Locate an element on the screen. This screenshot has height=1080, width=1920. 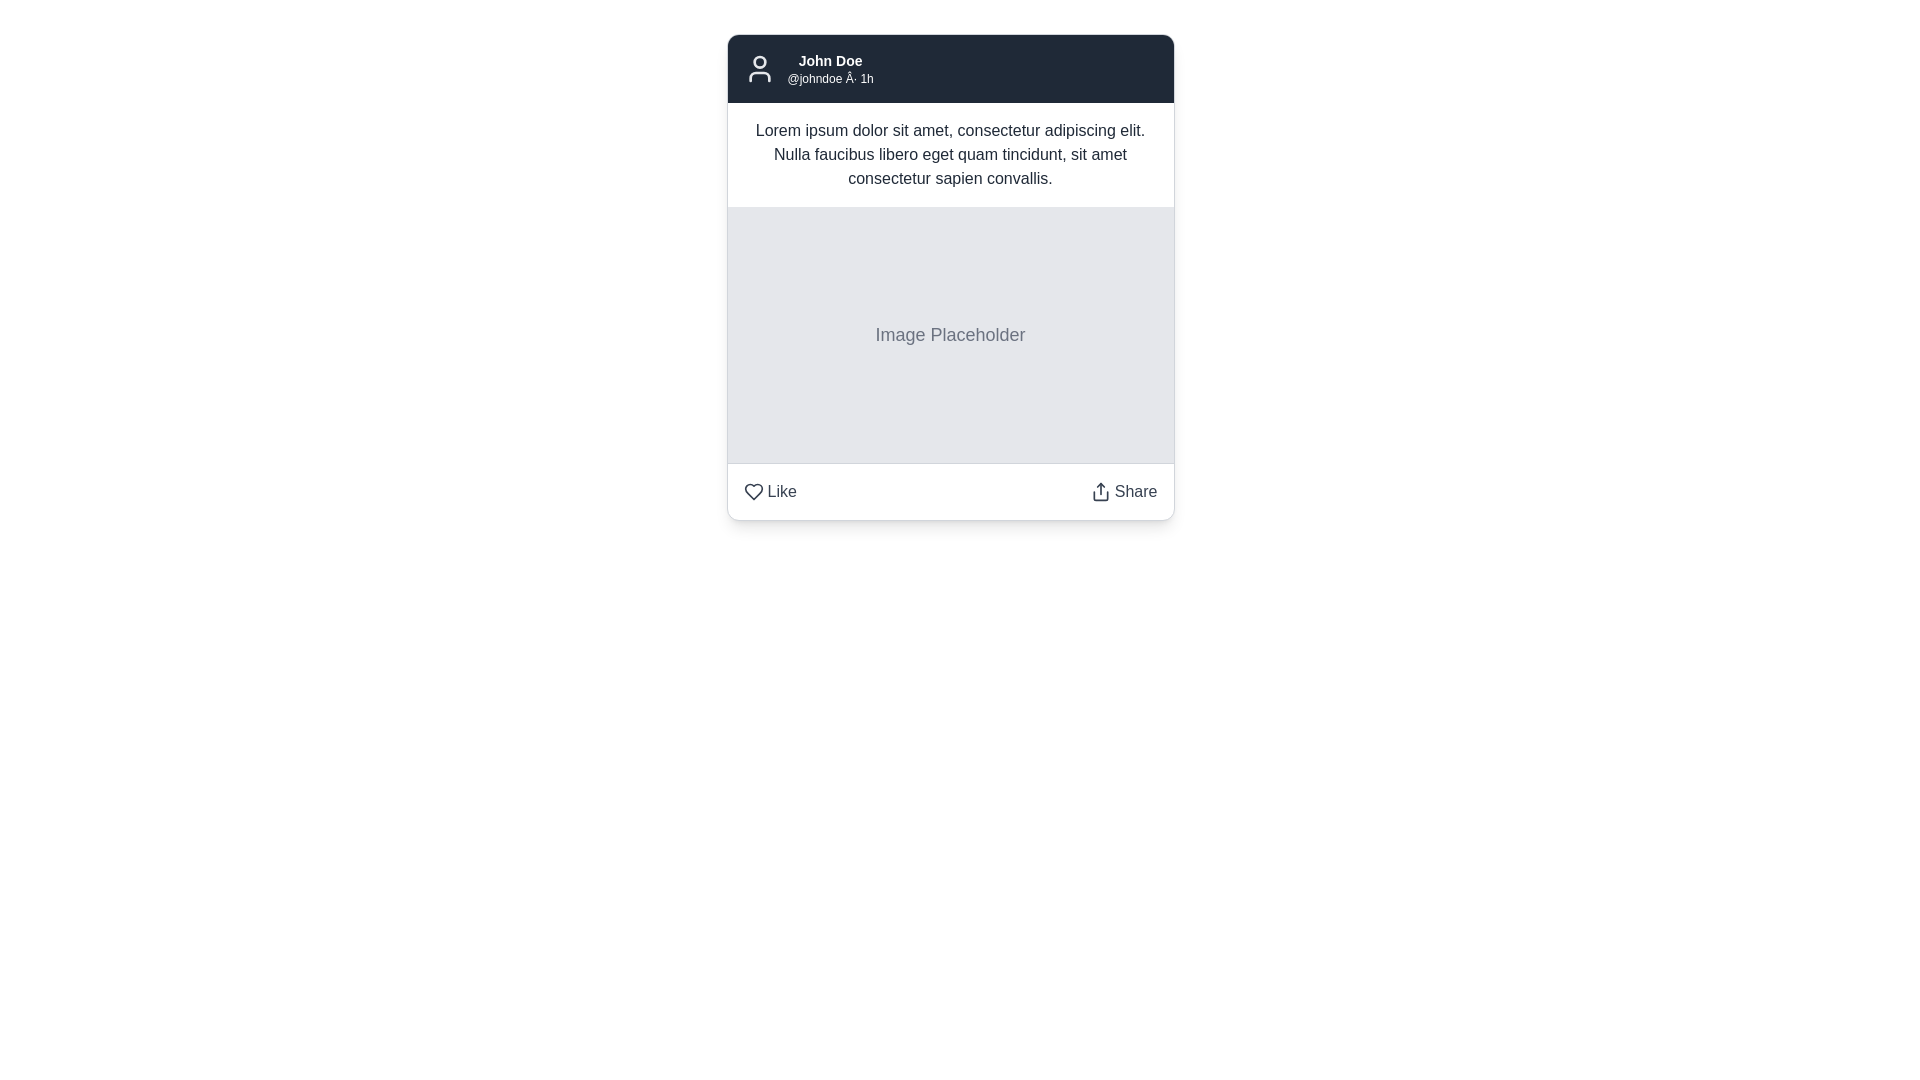
the button featuring a heart icon and the text 'Like' is located at coordinates (769, 492).